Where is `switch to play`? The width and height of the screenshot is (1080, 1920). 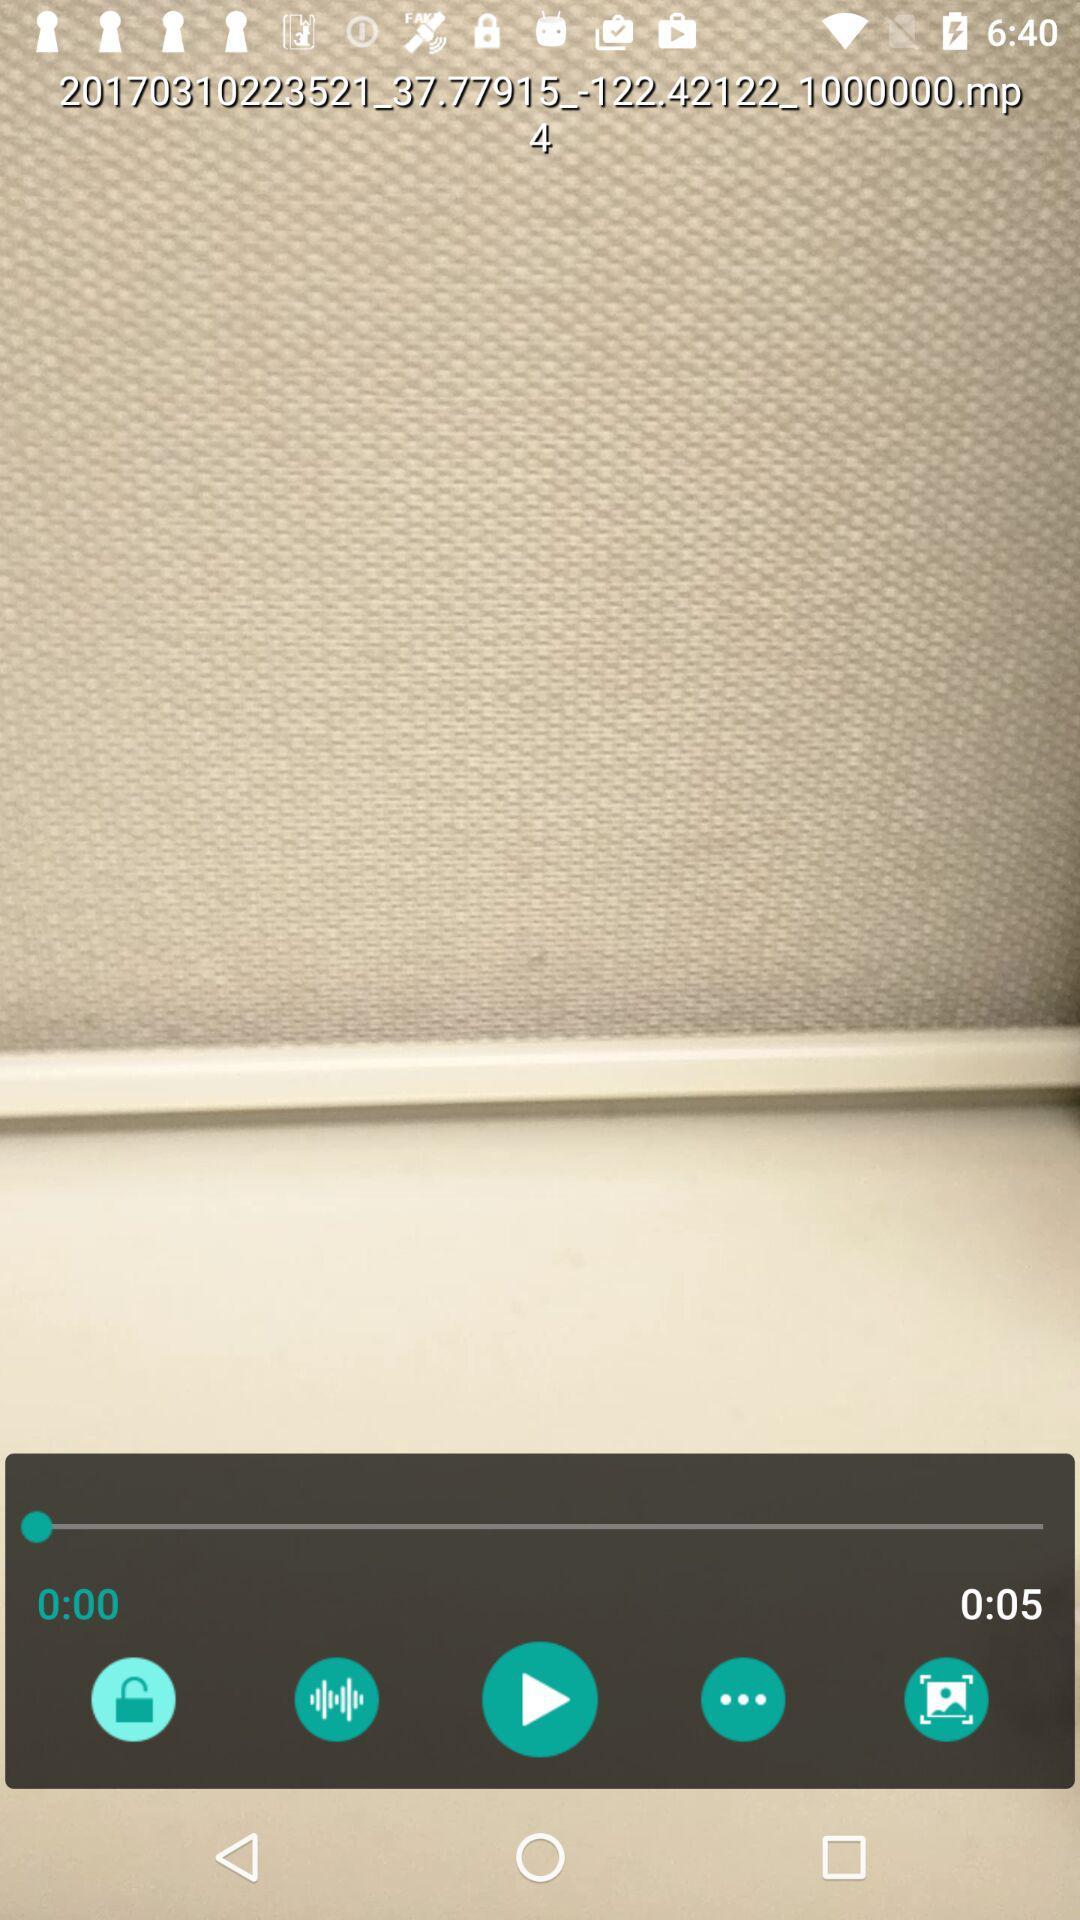
switch to play is located at coordinates (538, 1698).